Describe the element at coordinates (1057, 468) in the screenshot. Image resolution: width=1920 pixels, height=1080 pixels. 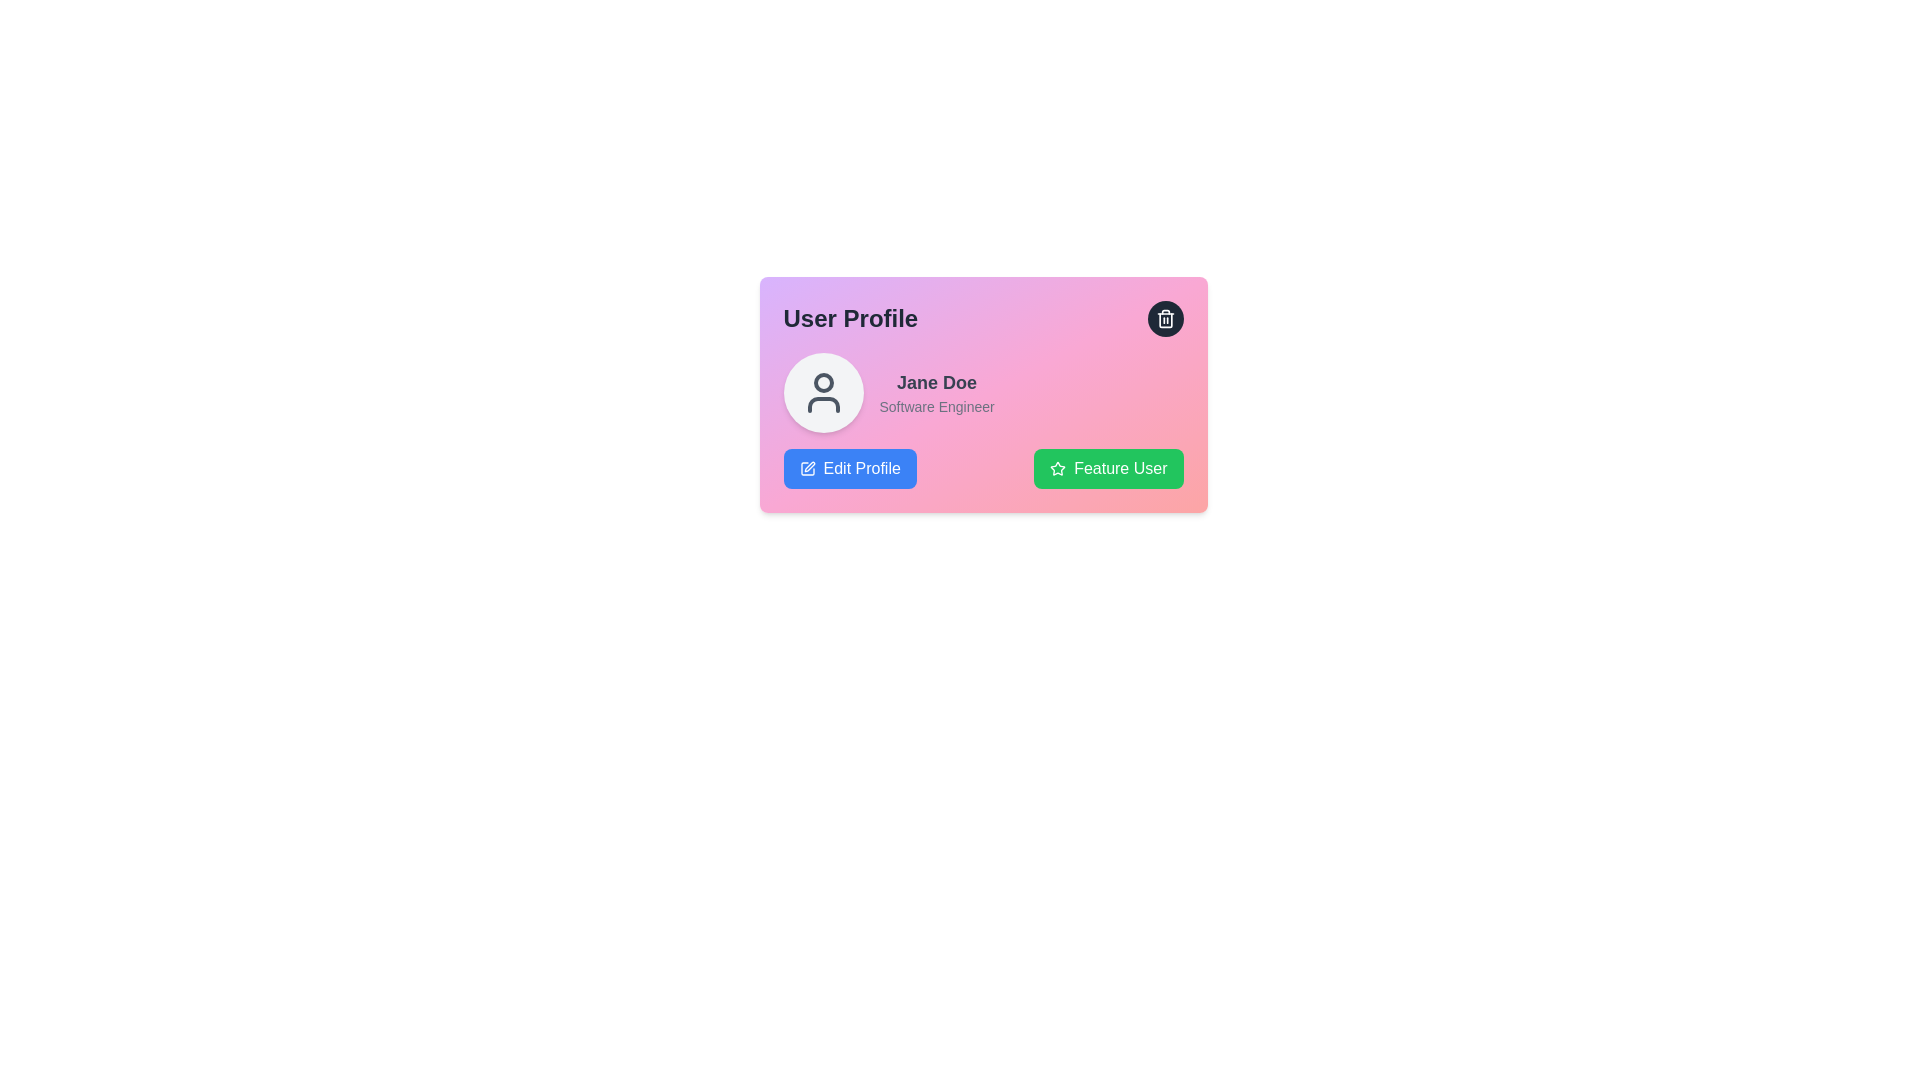
I see `the vivid green star-shaped icon located on the user profile card in the top right corner` at that location.